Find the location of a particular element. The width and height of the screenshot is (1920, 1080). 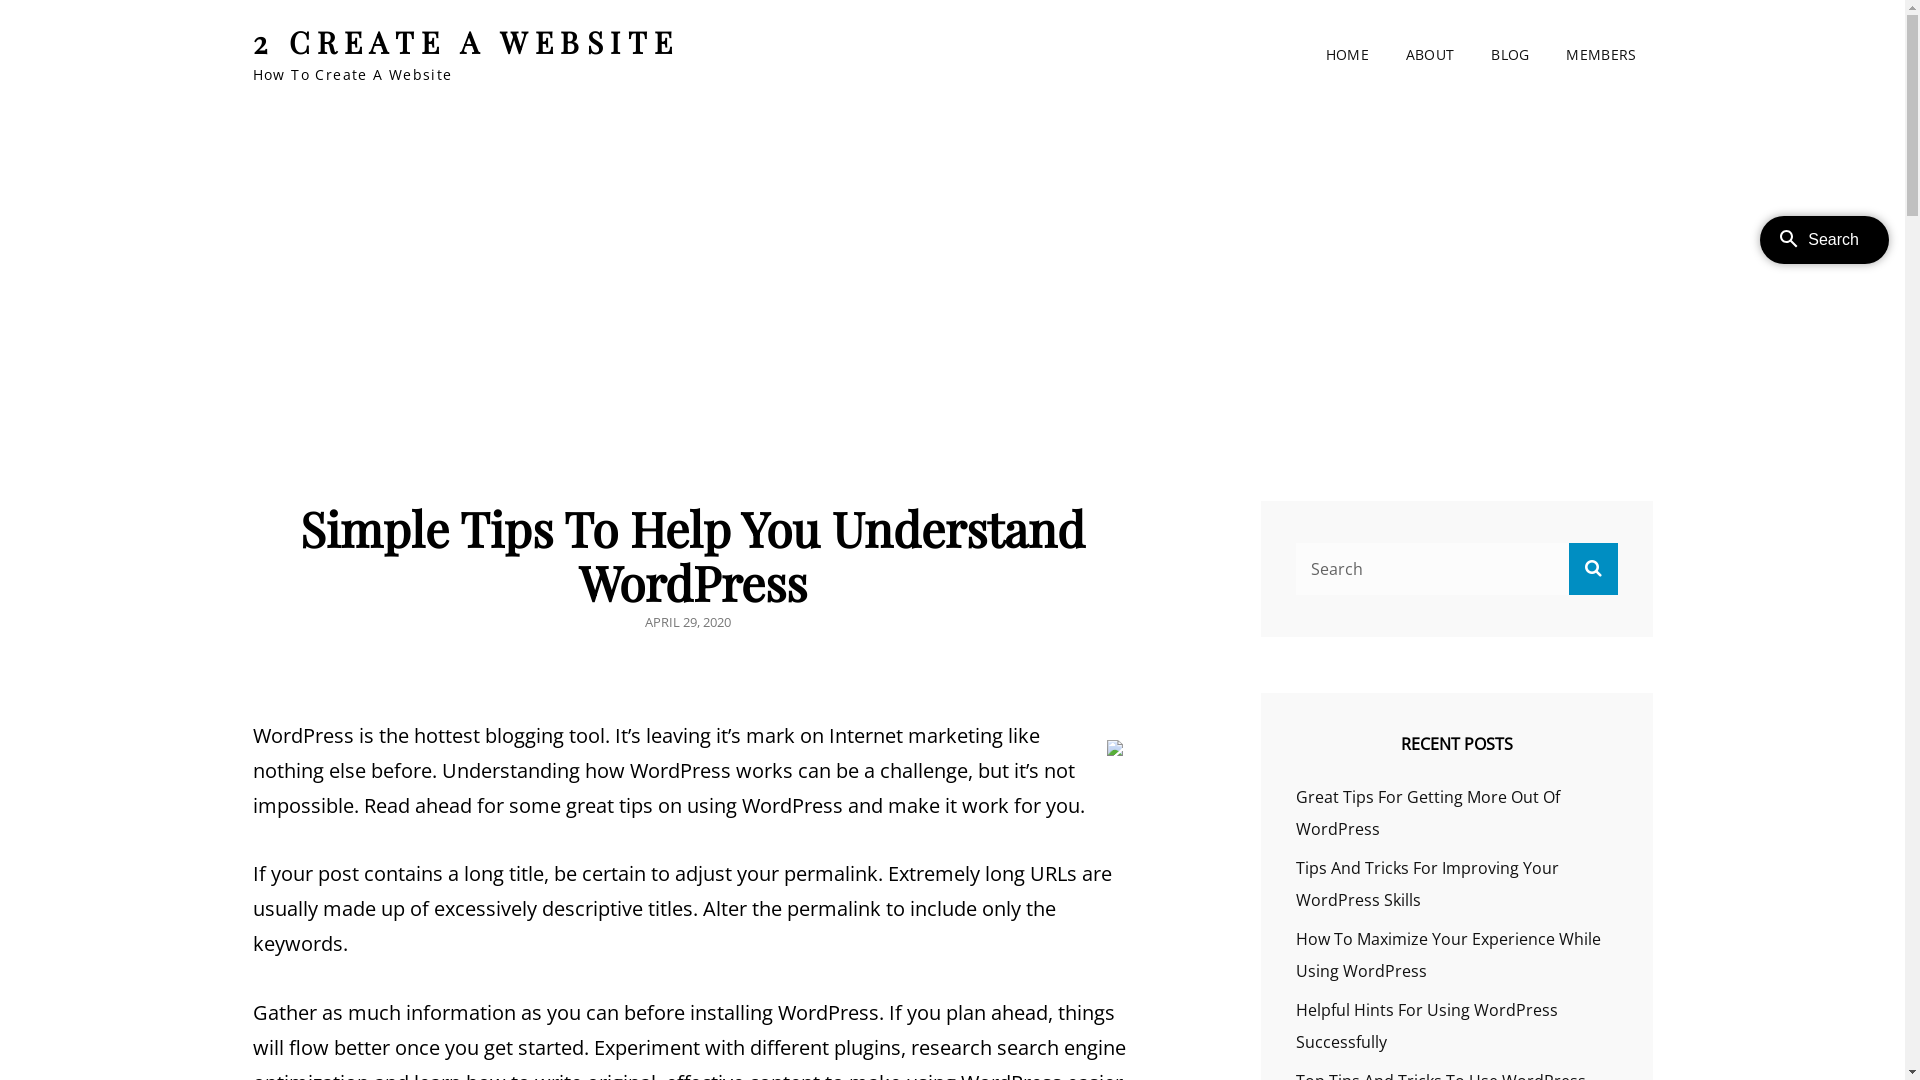

'ABOUT' is located at coordinates (1429, 53).